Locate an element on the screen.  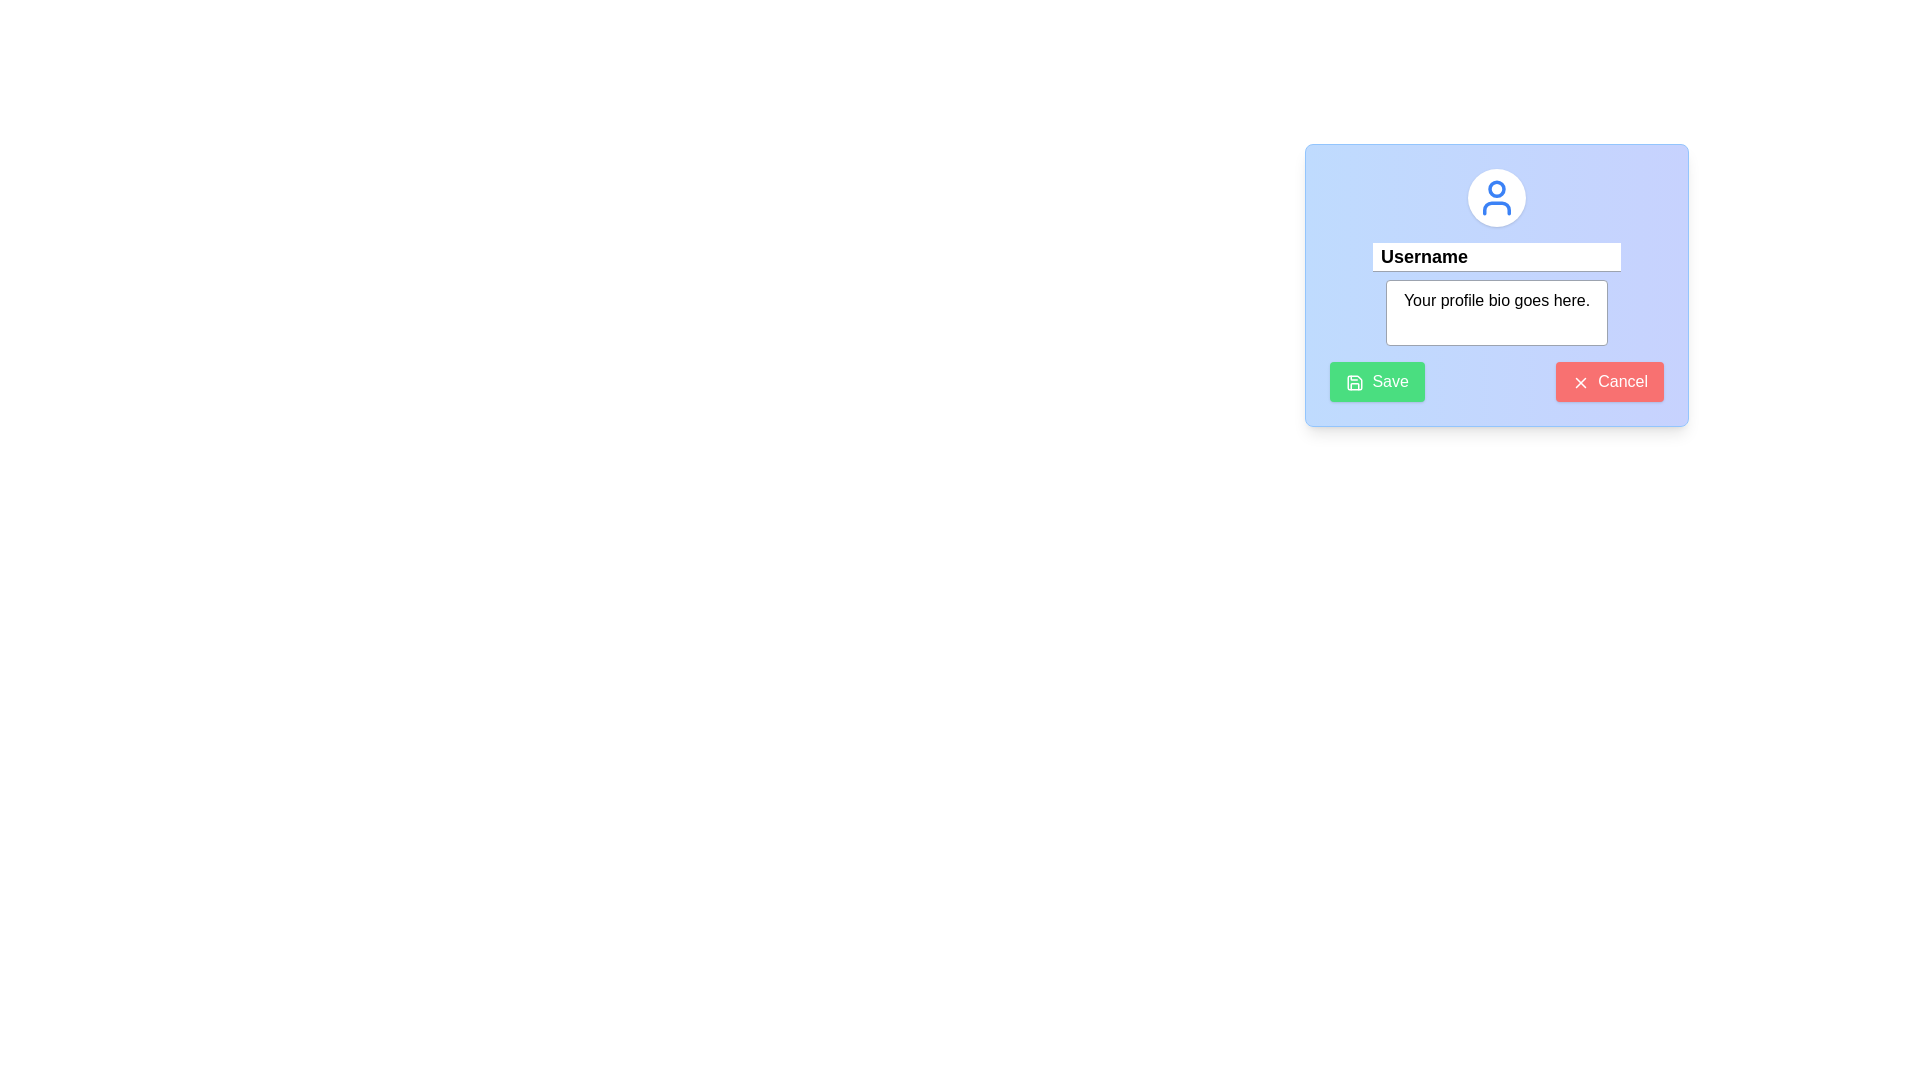
the user profile icon SVG located at the center of the circular background in the top-middle of the modal dialog box is located at coordinates (1497, 197).